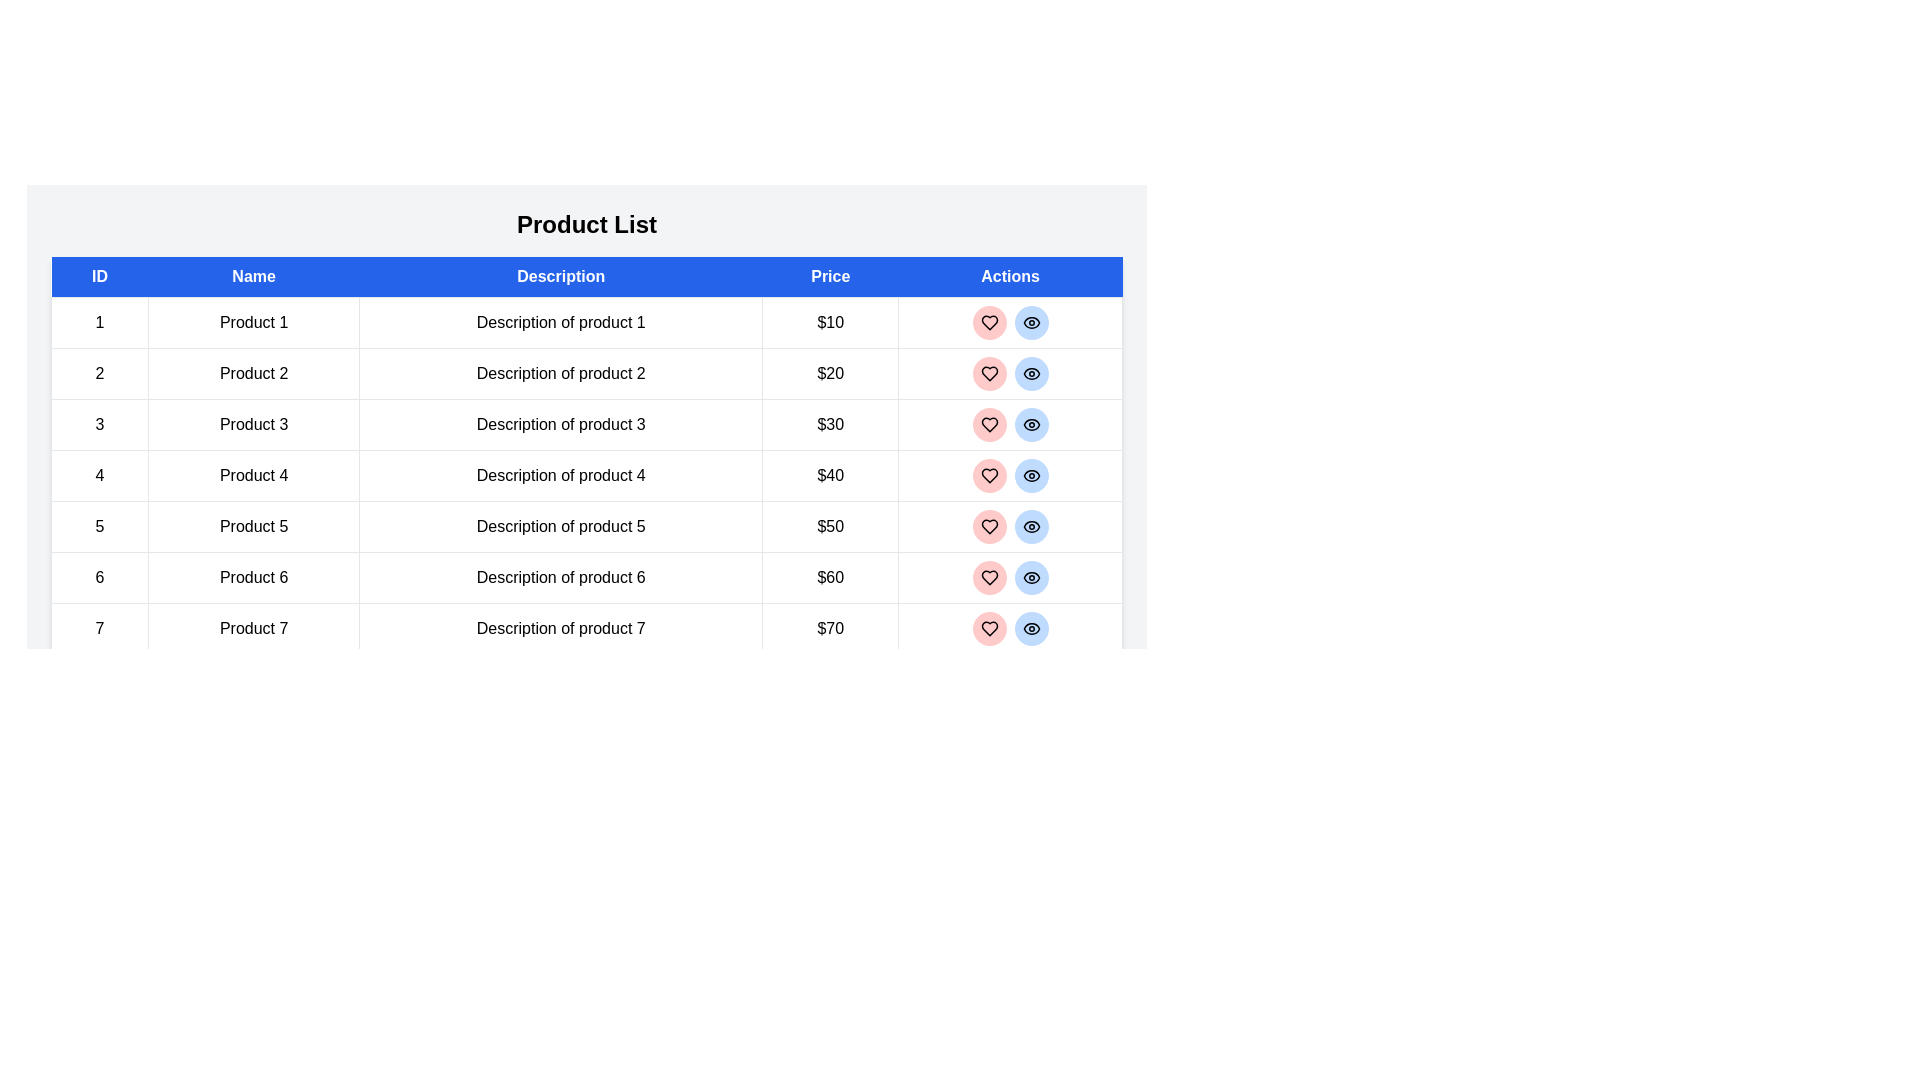 The width and height of the screenshot is (1920, 1080). What do you see at coordinates (253, 578) in the screenshot?
I see `the product name Product 6 in the table` at bounding box center [253, 578].